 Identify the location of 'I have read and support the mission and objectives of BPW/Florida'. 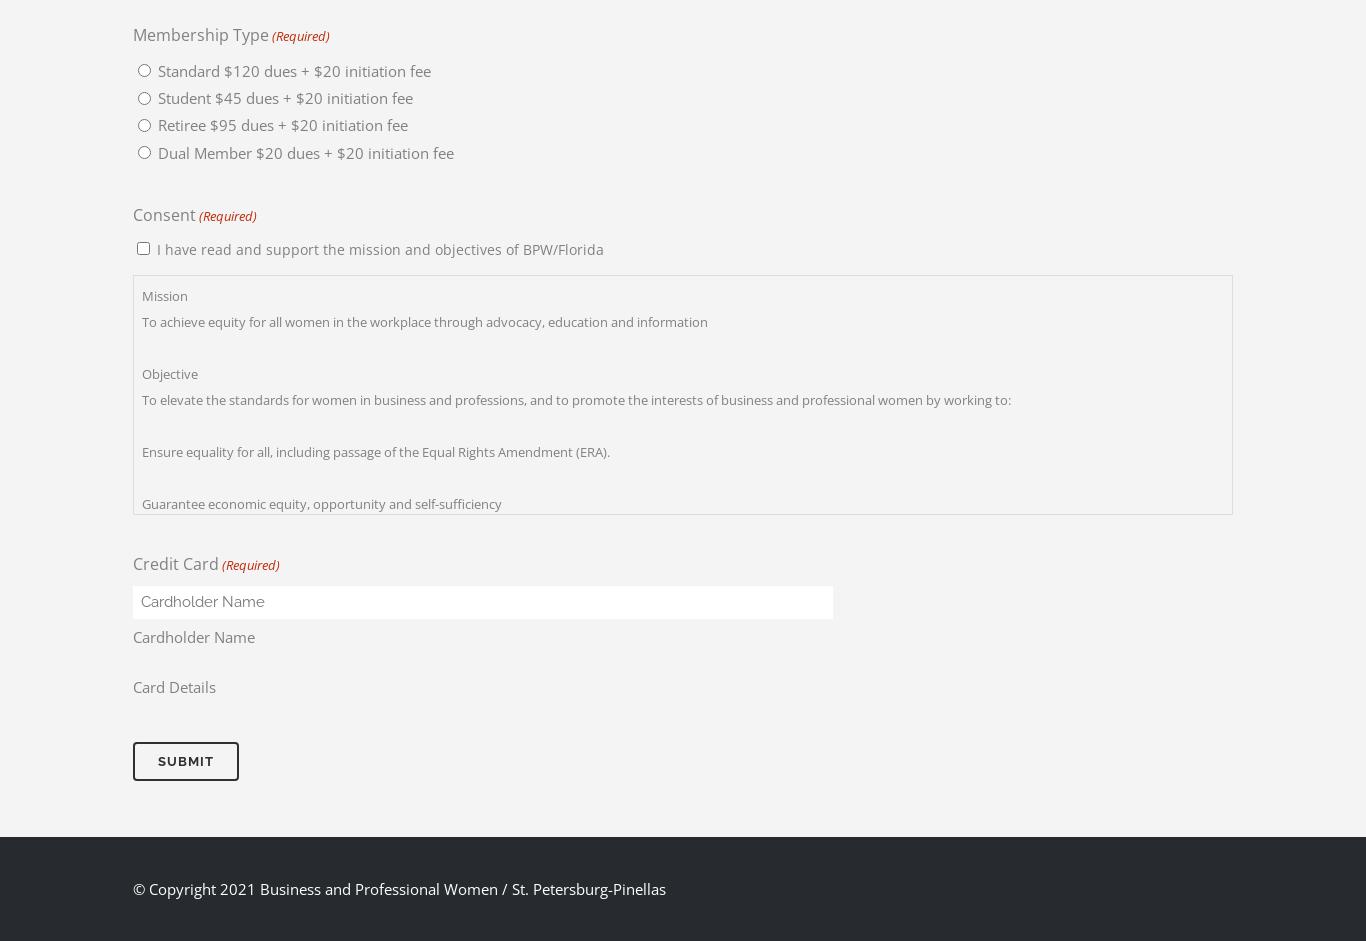
(379, 247).